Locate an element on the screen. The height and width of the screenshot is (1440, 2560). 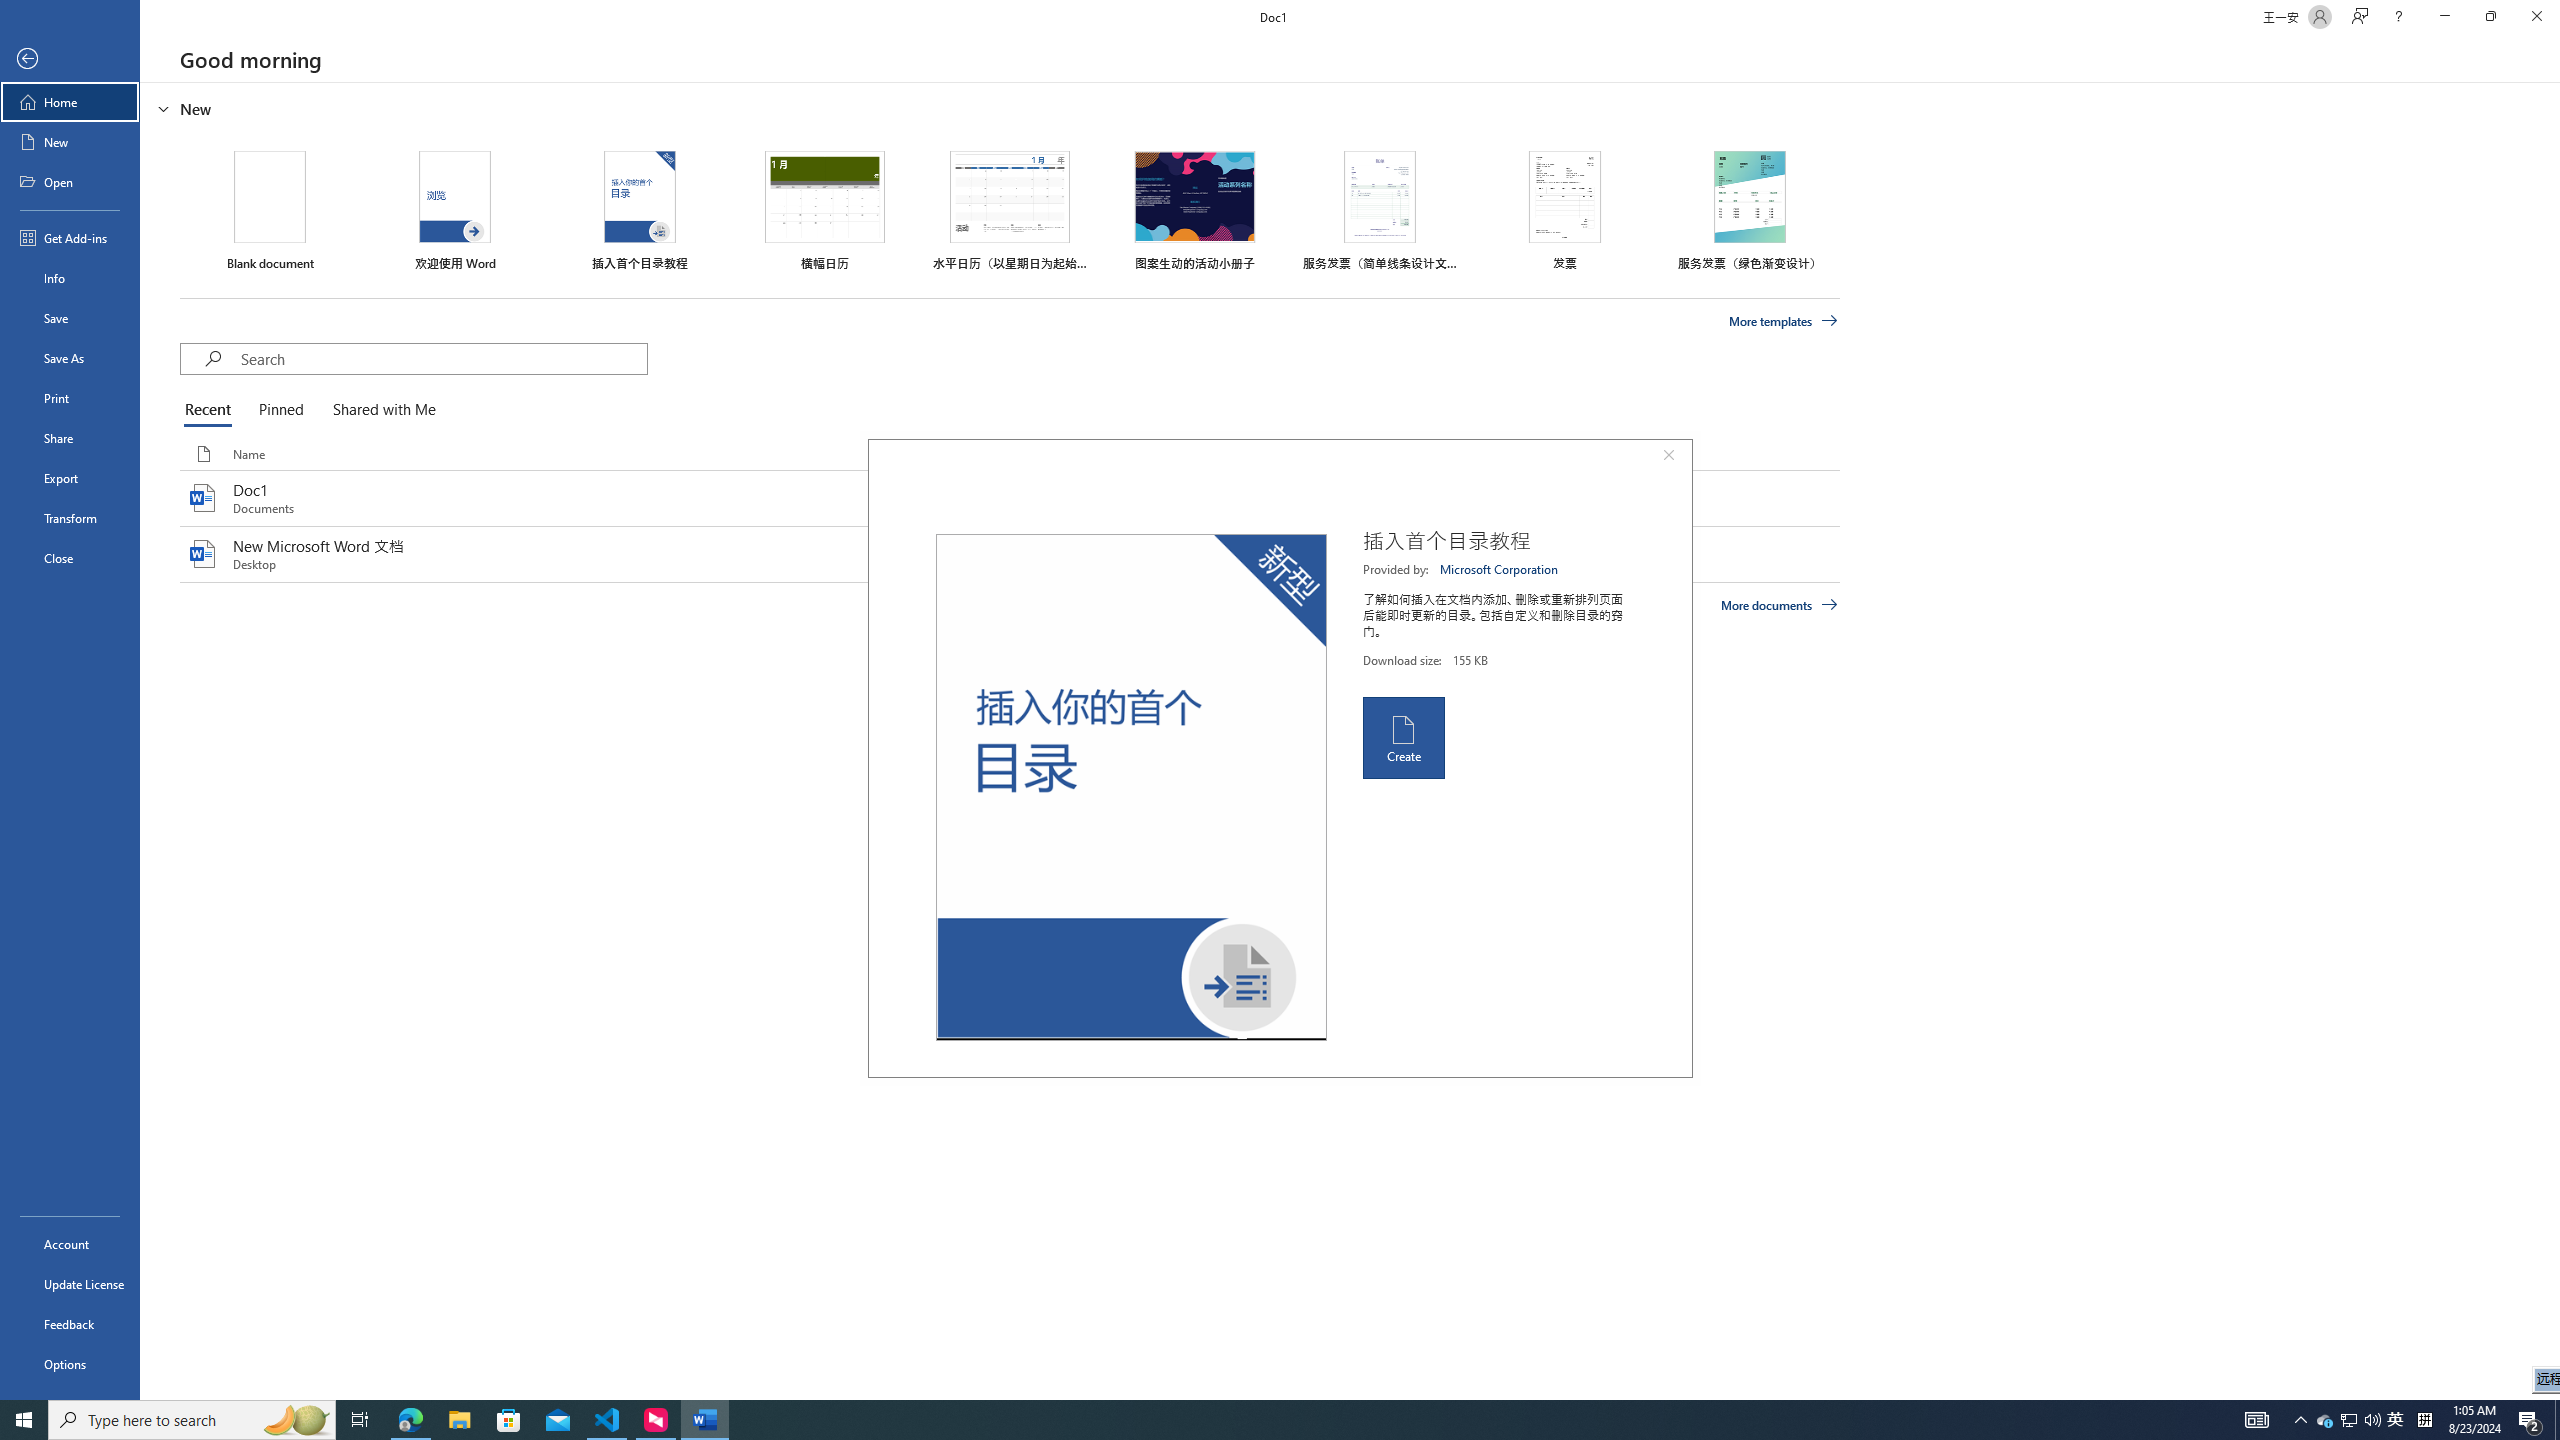
'Info' is located at coordinates (69, 276).